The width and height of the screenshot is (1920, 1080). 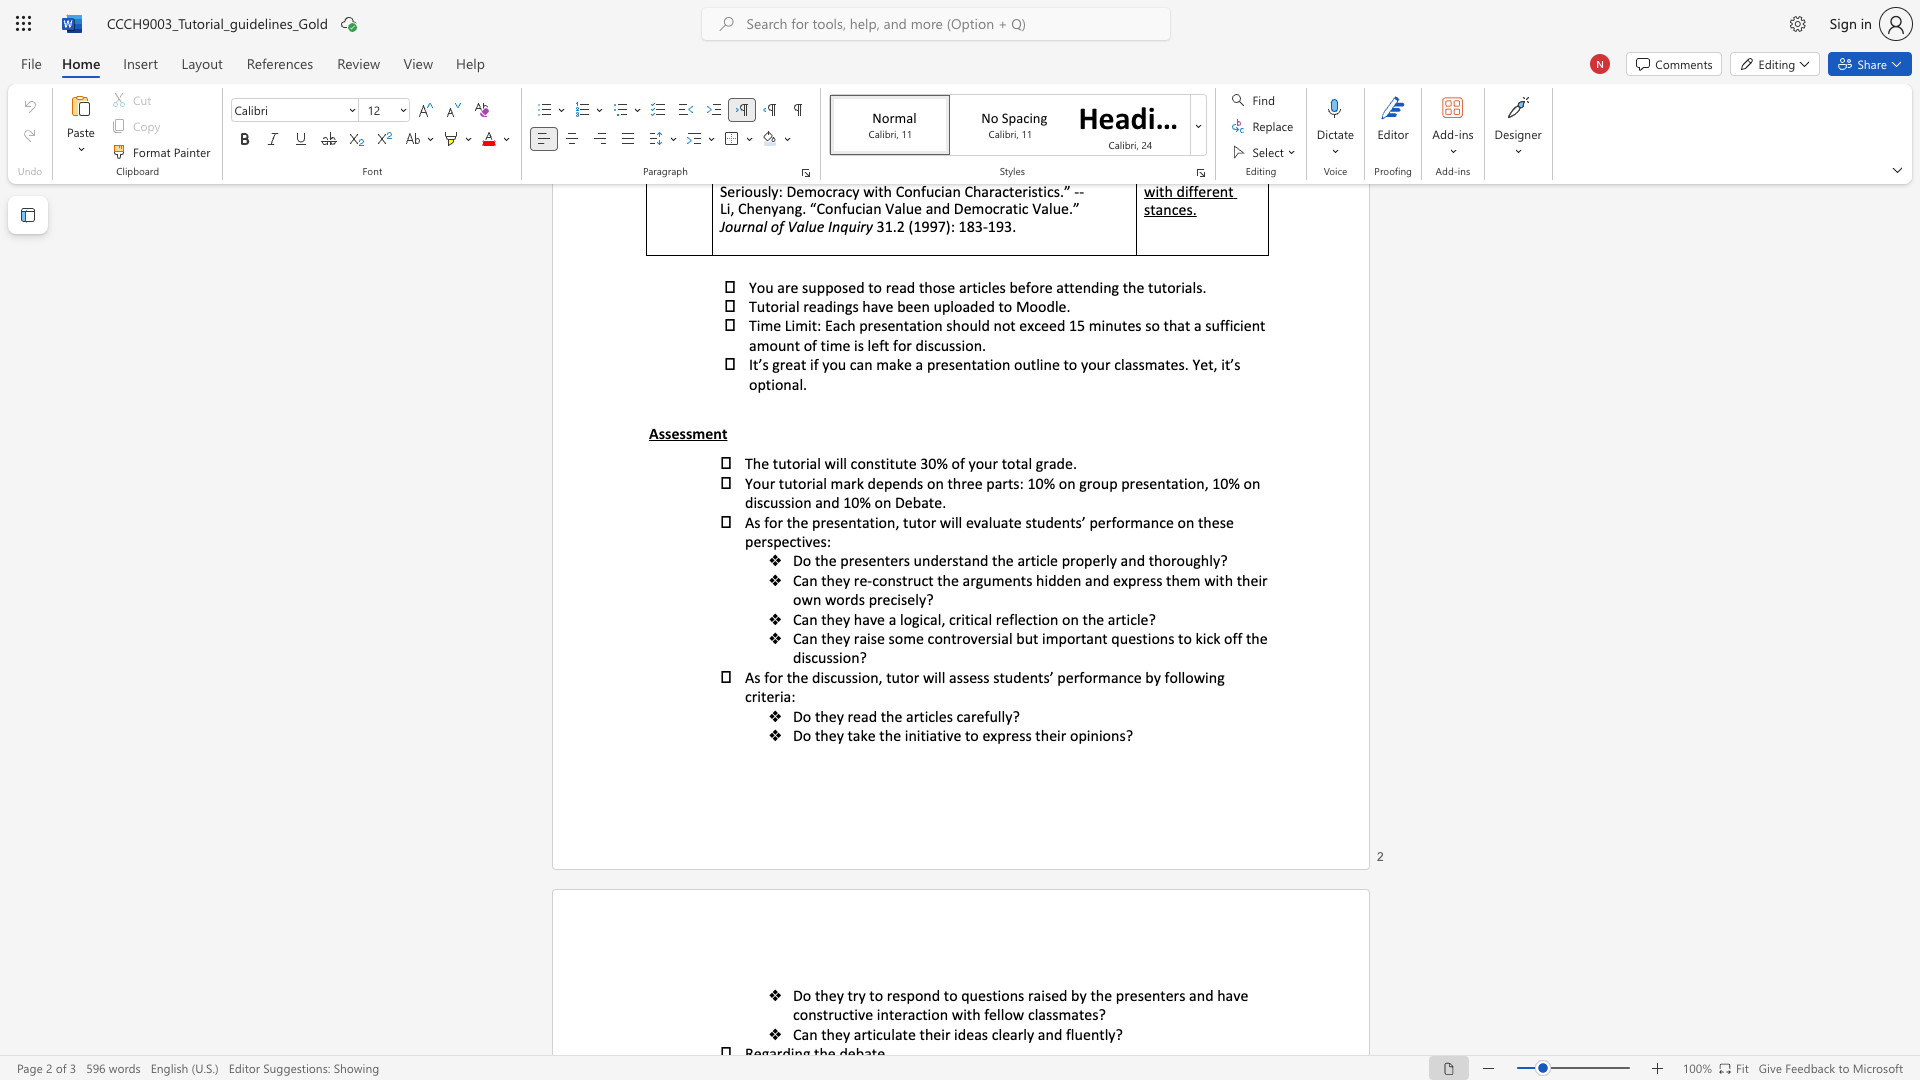 I want to click on the subset text "ntrove" within the text "Can they raise some controversial but important questions to kick off the discussion?", so click(x=941, y=638).